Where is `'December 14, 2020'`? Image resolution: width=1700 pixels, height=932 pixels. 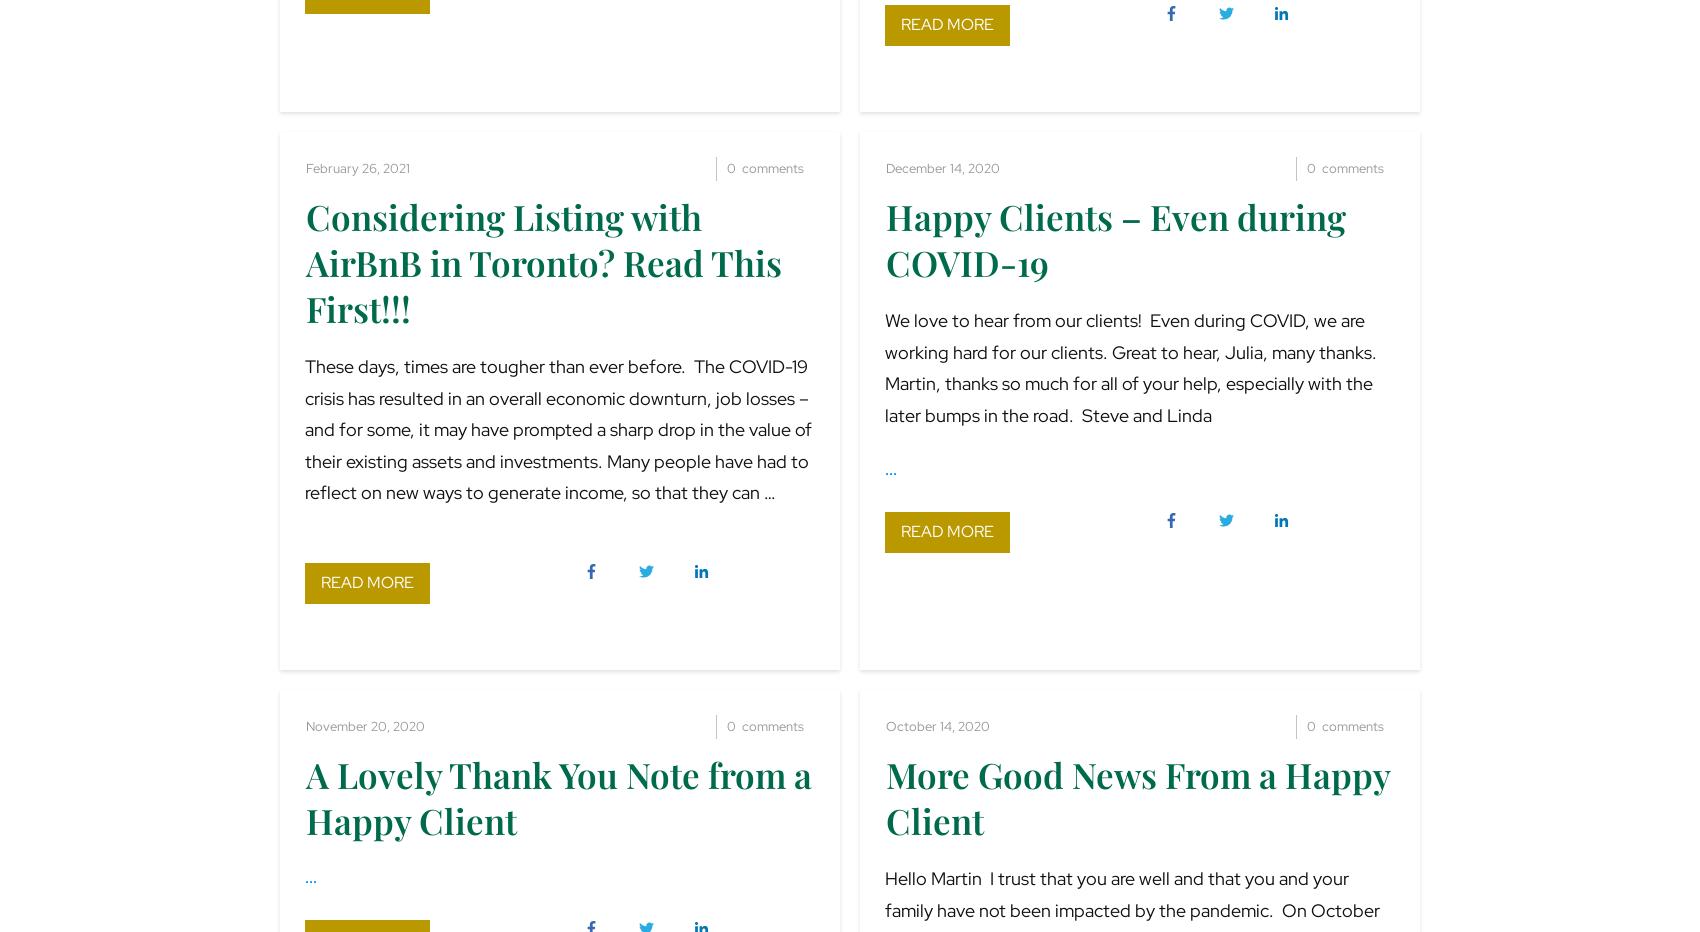 'December 14, 2020' is located at coordinates (942, 167).